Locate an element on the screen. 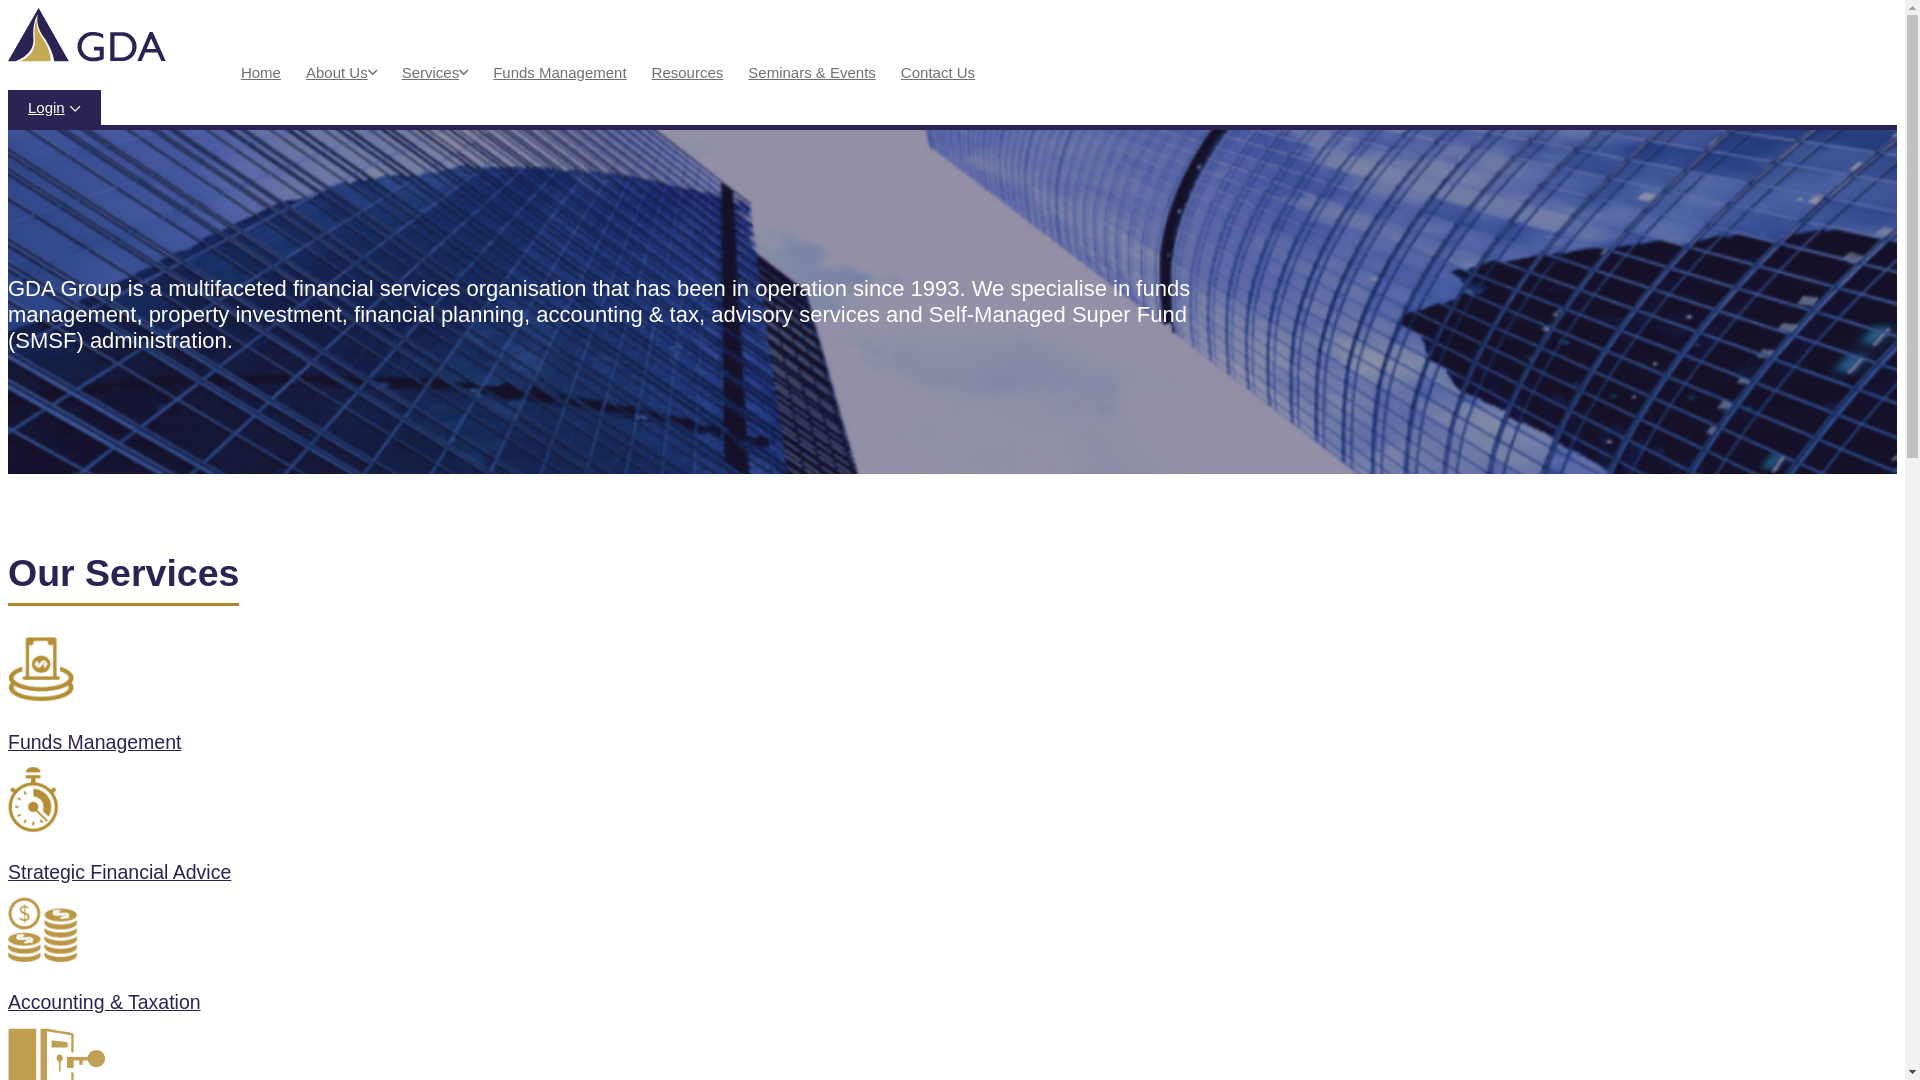  'Funds Management' is located at coordinates (607, 701).